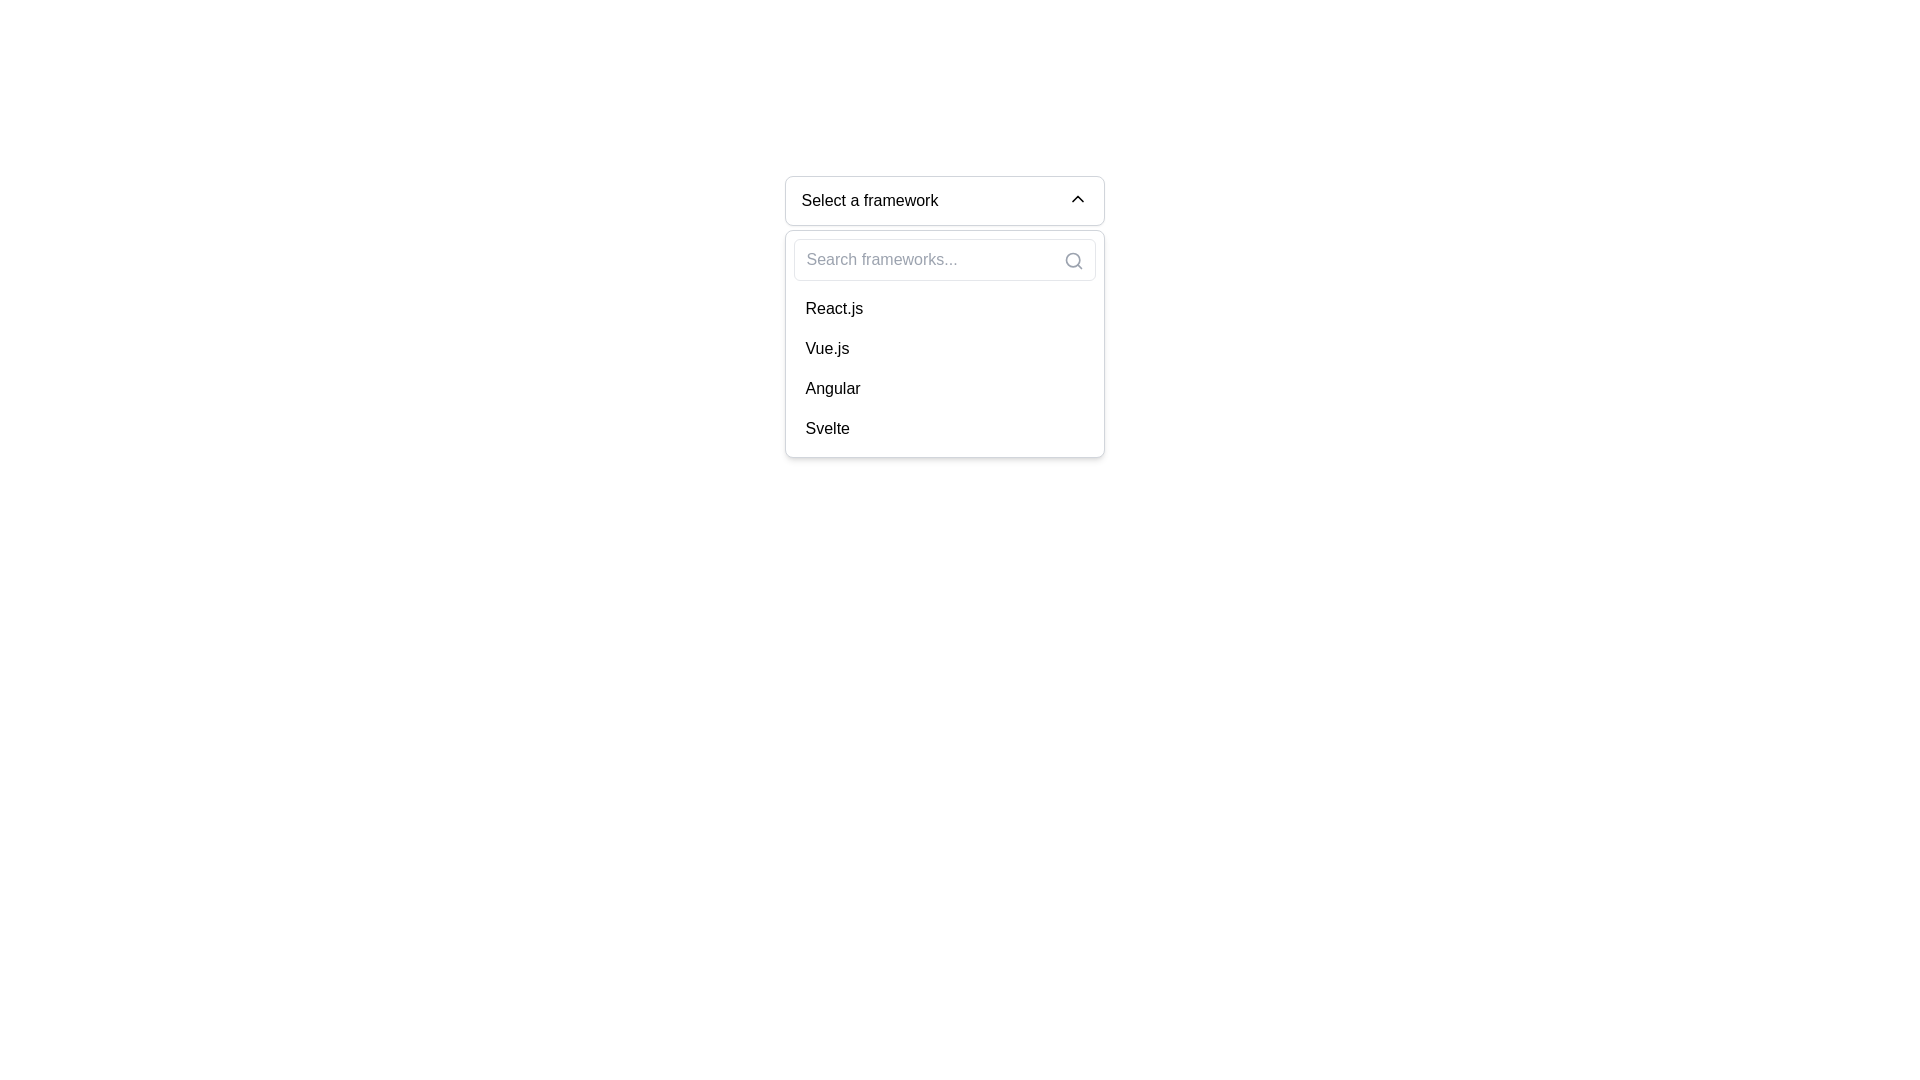 Image resolution: width=1920 pixels, height=1080 pixels. I want to click on the list item displaying 'React.js', so click(943, 308).